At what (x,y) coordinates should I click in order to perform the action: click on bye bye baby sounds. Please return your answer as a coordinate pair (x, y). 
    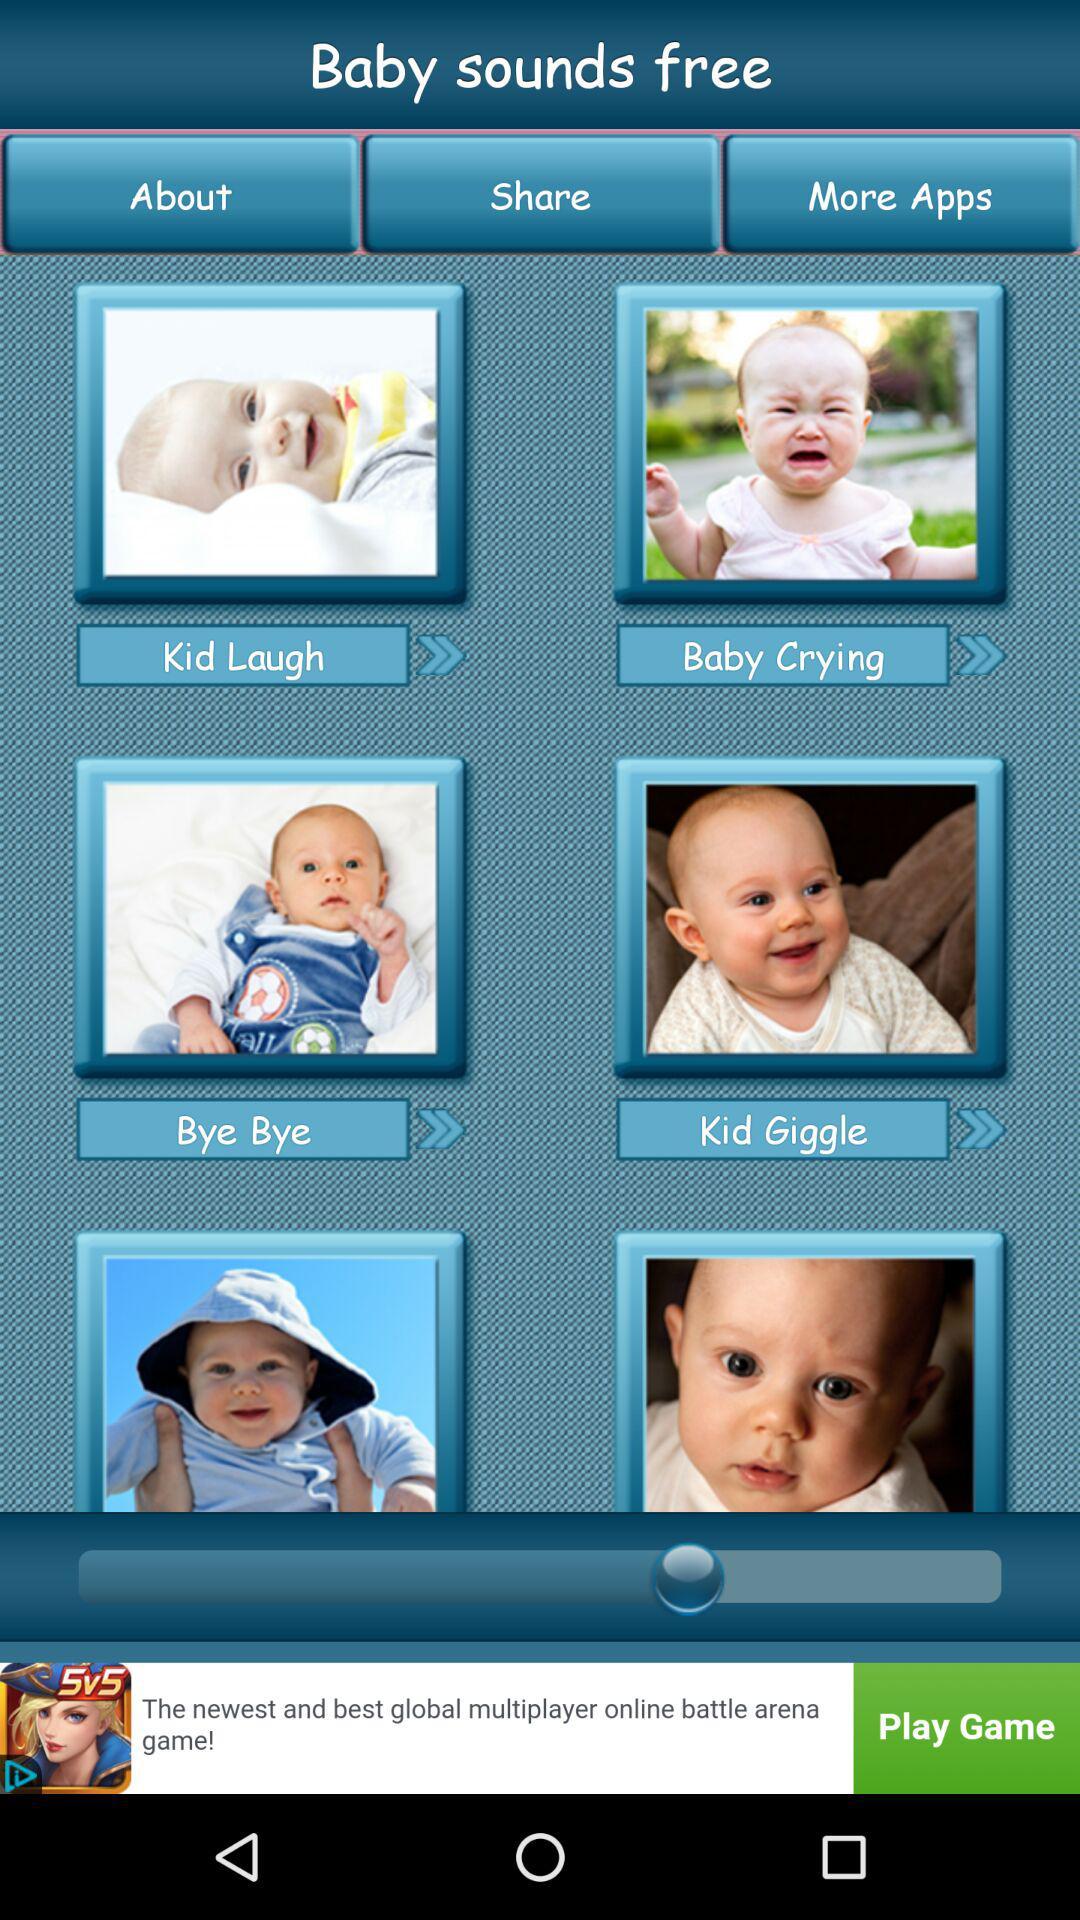
    Looking at the image, I should click on (270, 917).